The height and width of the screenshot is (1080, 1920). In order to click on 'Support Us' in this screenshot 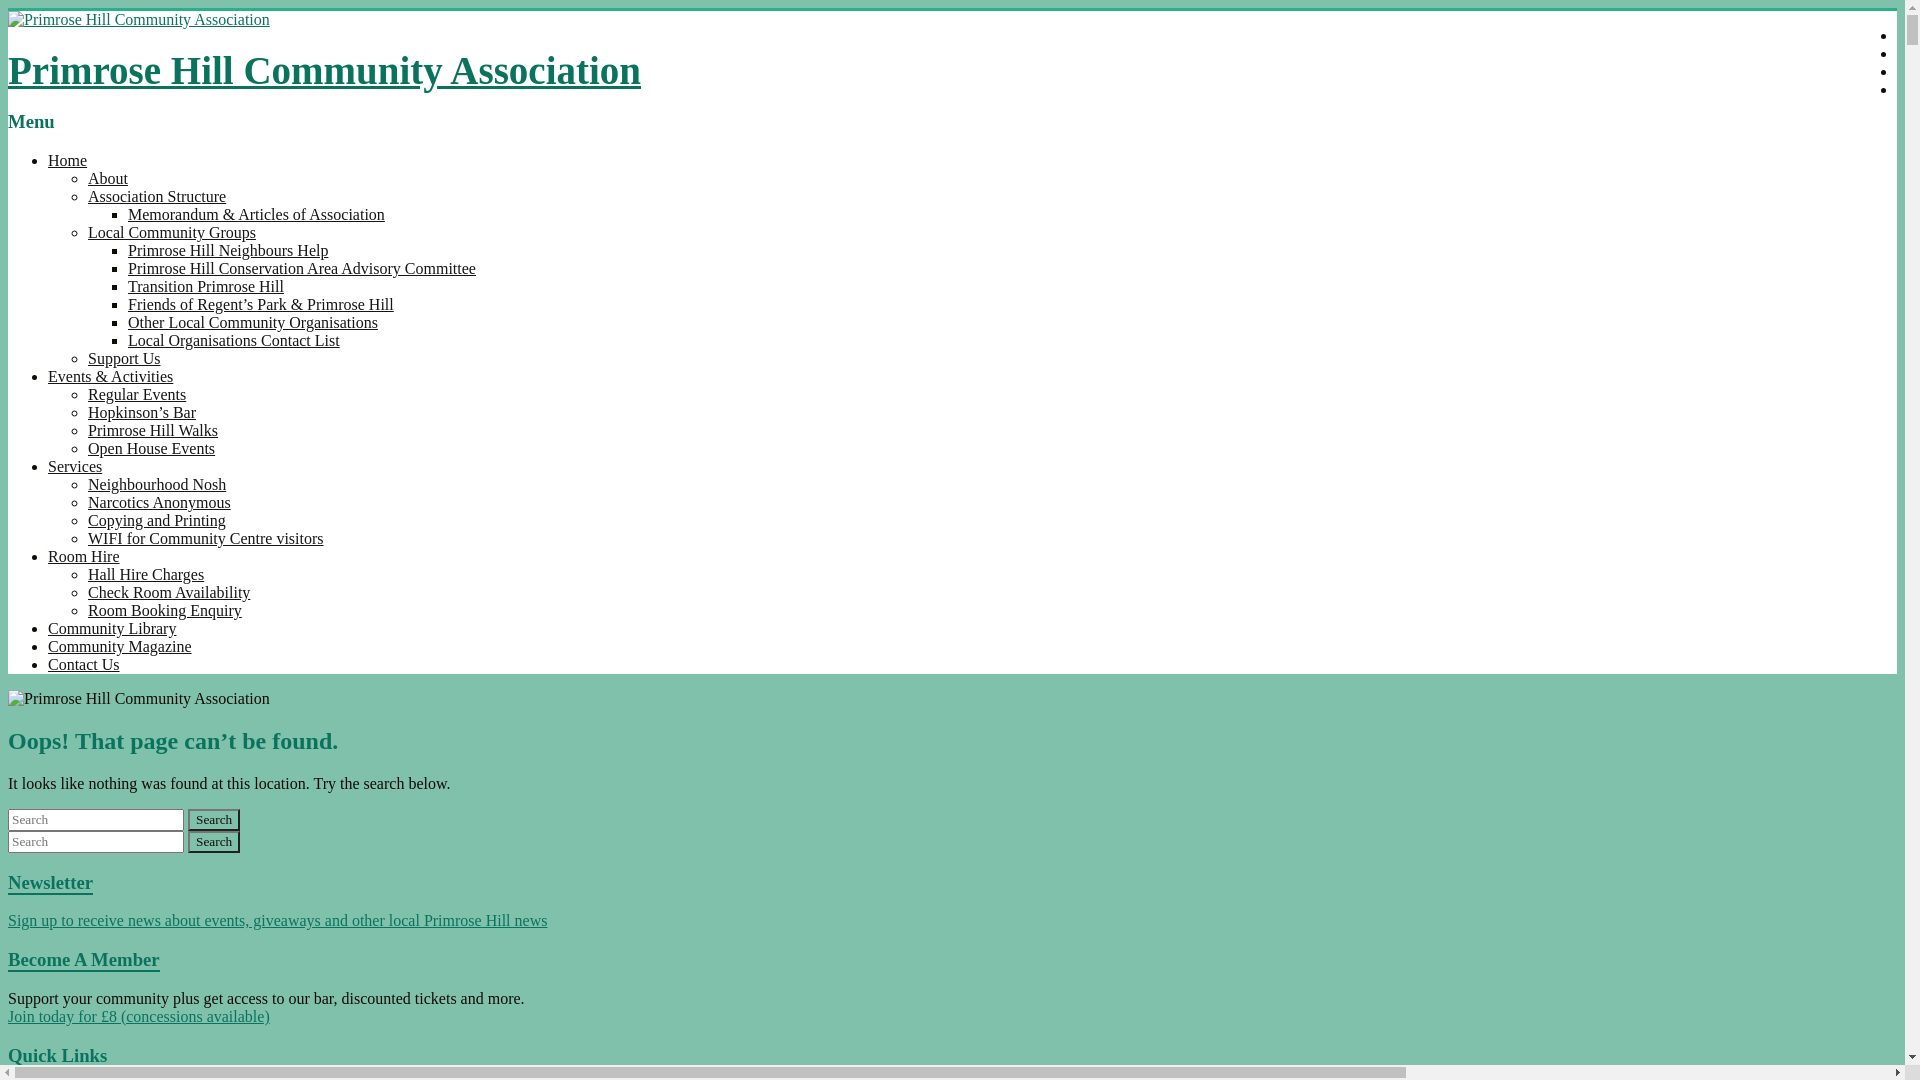, I will do `click(123, 357)`.